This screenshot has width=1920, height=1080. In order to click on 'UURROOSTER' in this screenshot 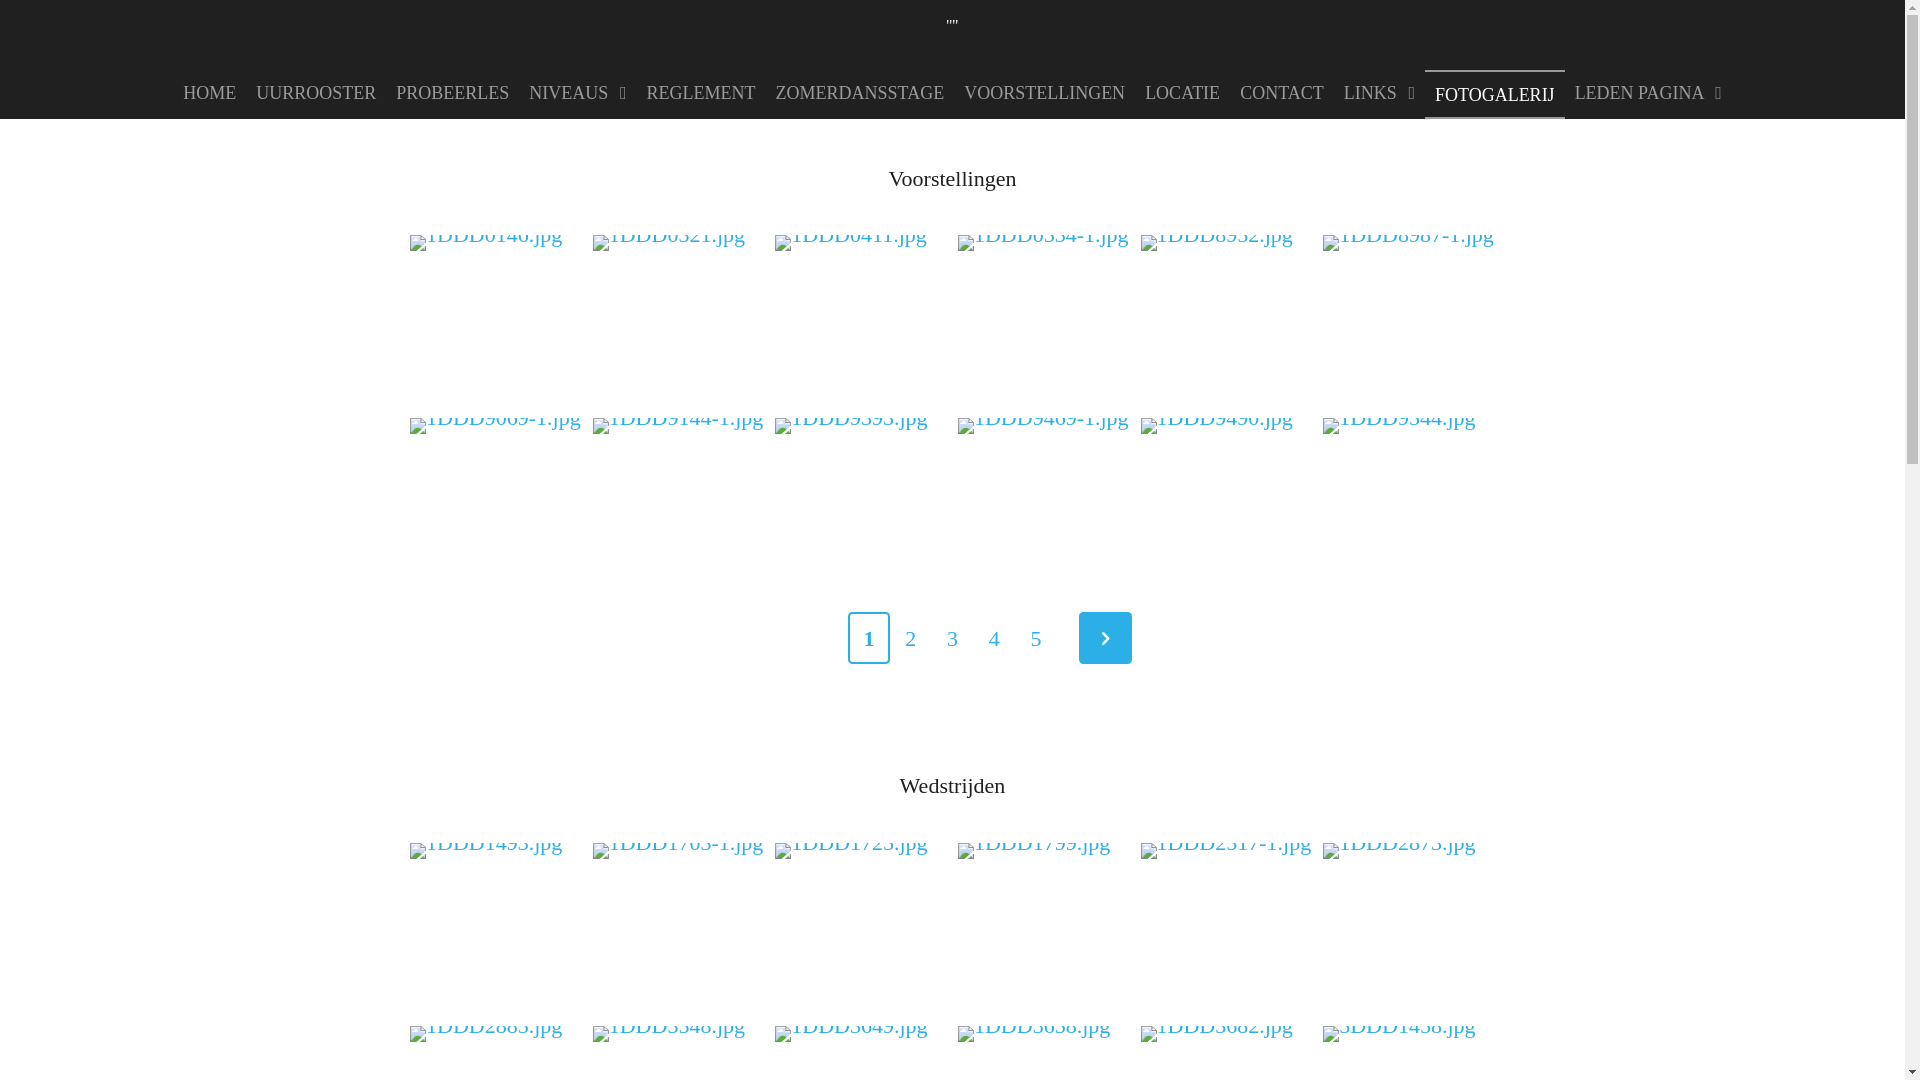, I will do `click(315, 92)`.